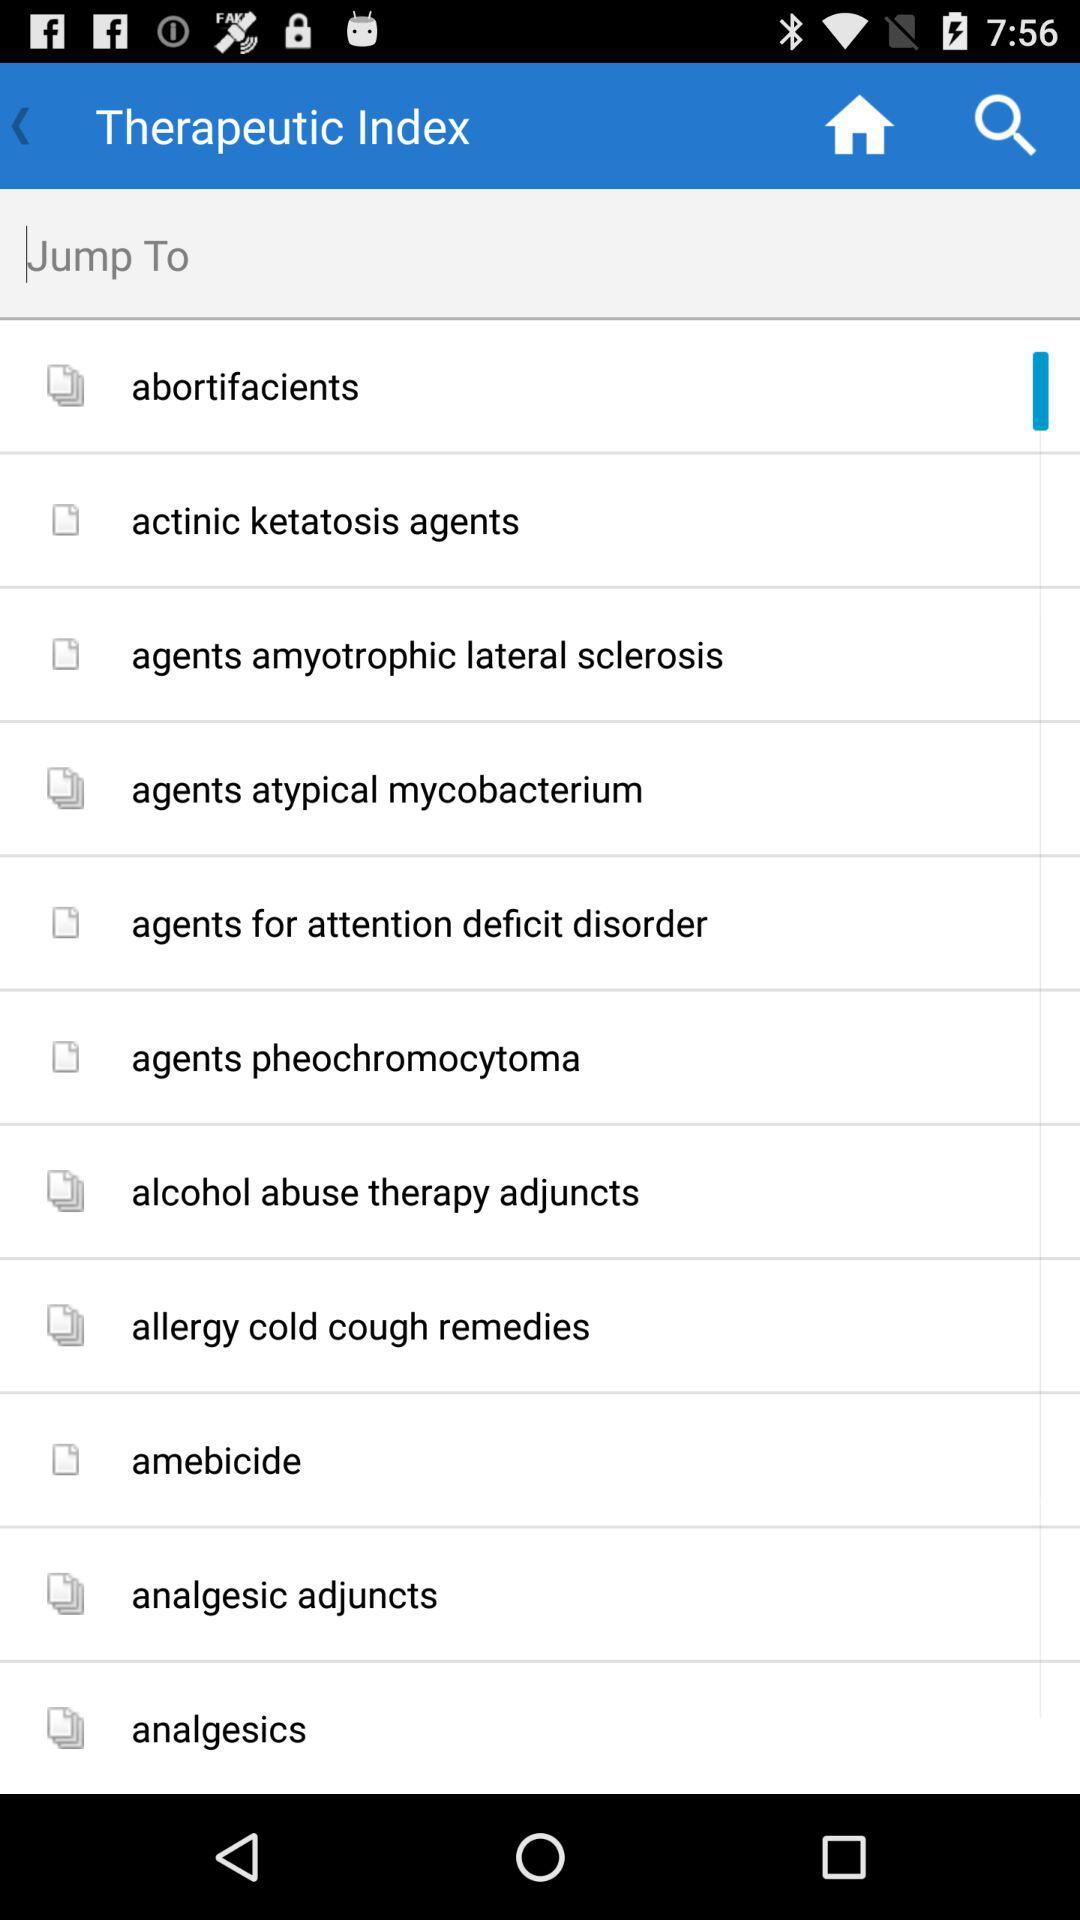 This screenshot has height=1920, width=1080. I want to click on jump to, so click(552, 253).